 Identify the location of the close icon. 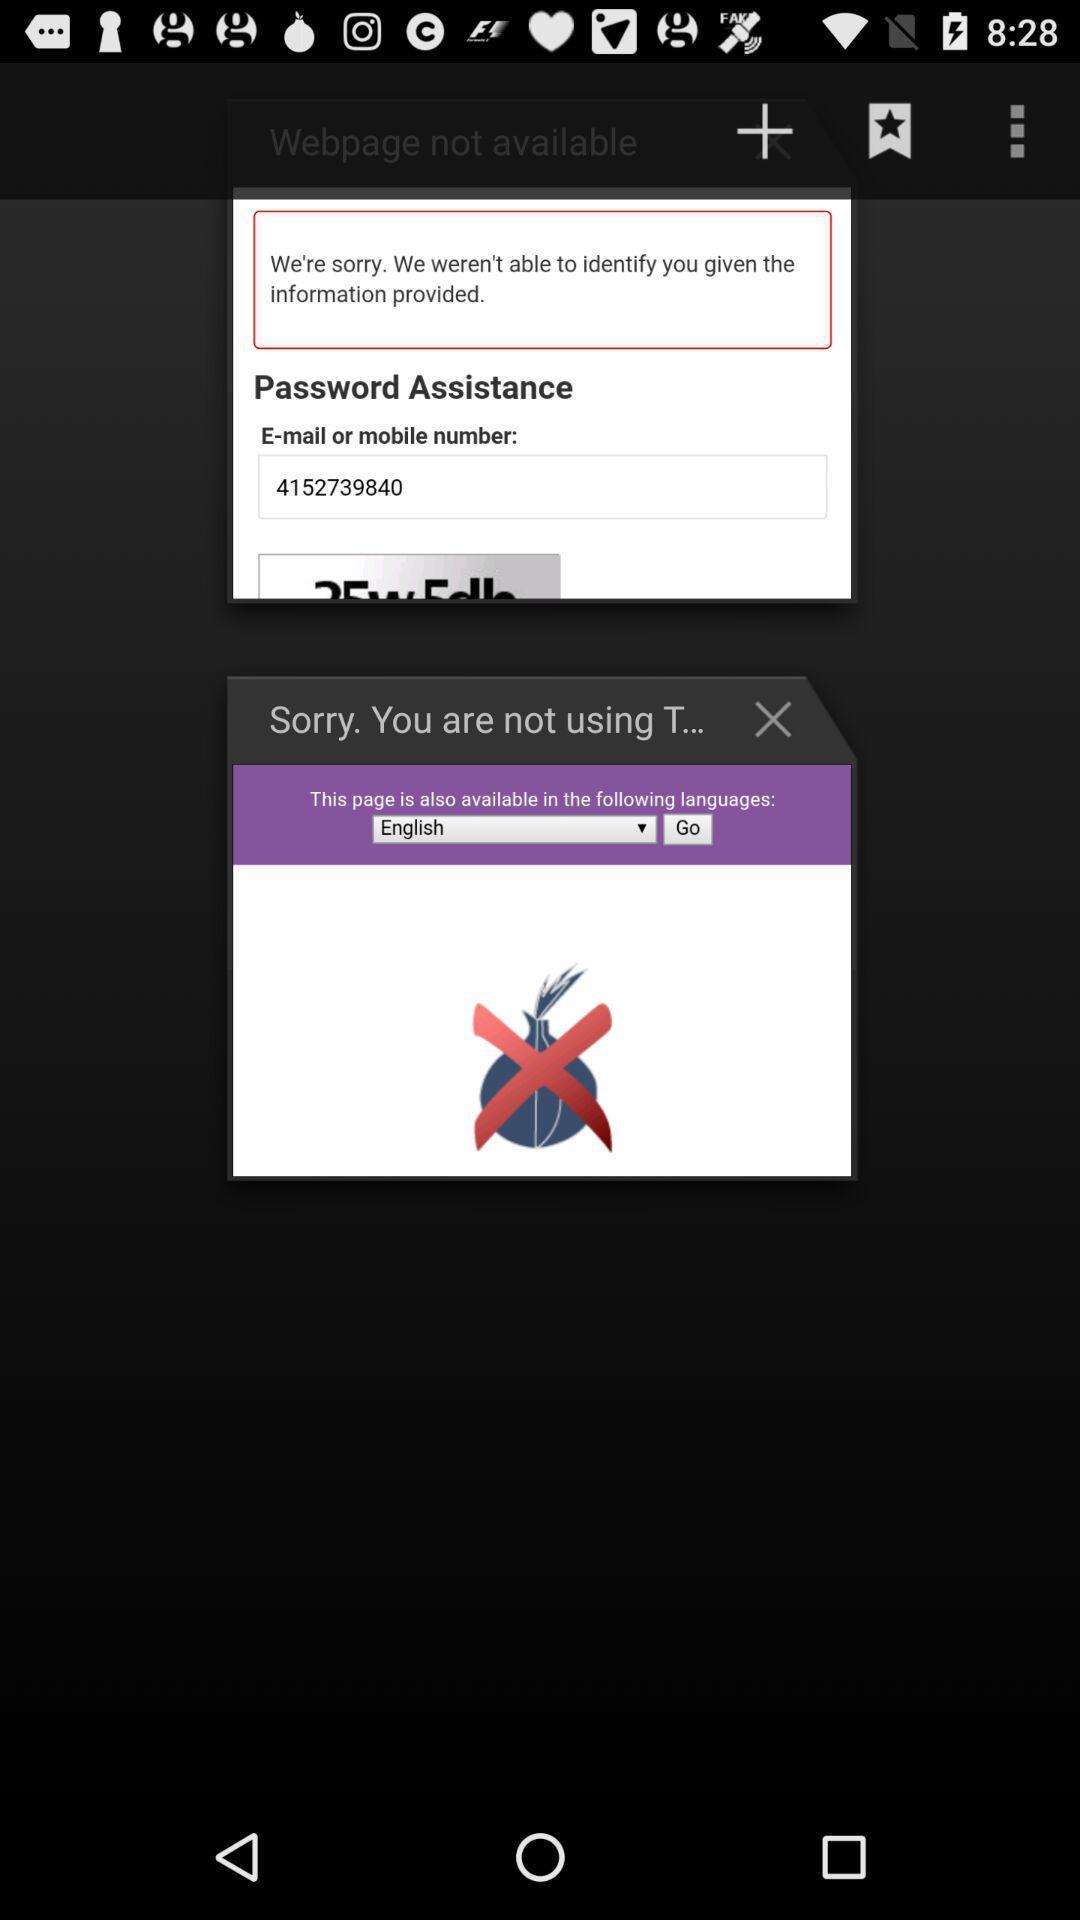
(782, 767).